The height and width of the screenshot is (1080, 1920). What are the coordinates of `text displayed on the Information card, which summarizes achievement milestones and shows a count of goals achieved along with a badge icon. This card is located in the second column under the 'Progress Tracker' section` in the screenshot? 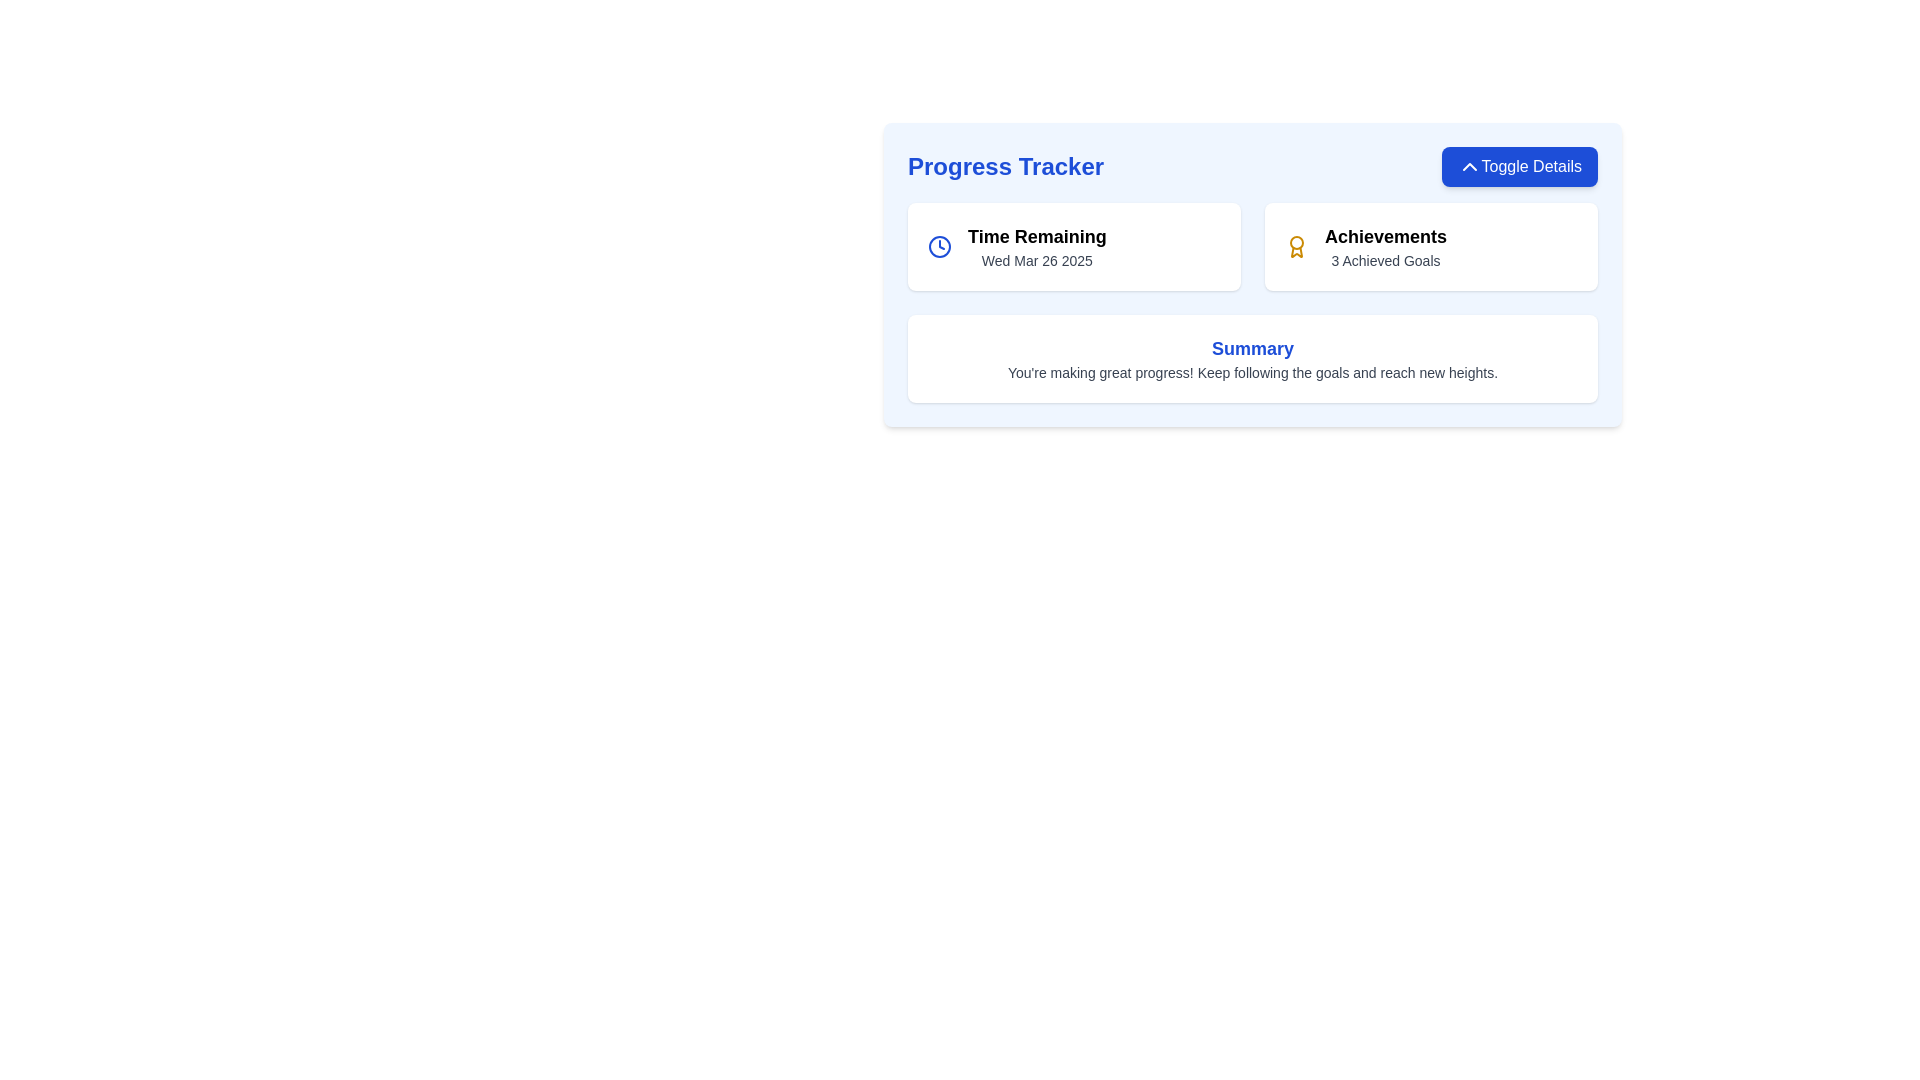 It's located at (1430, 245).